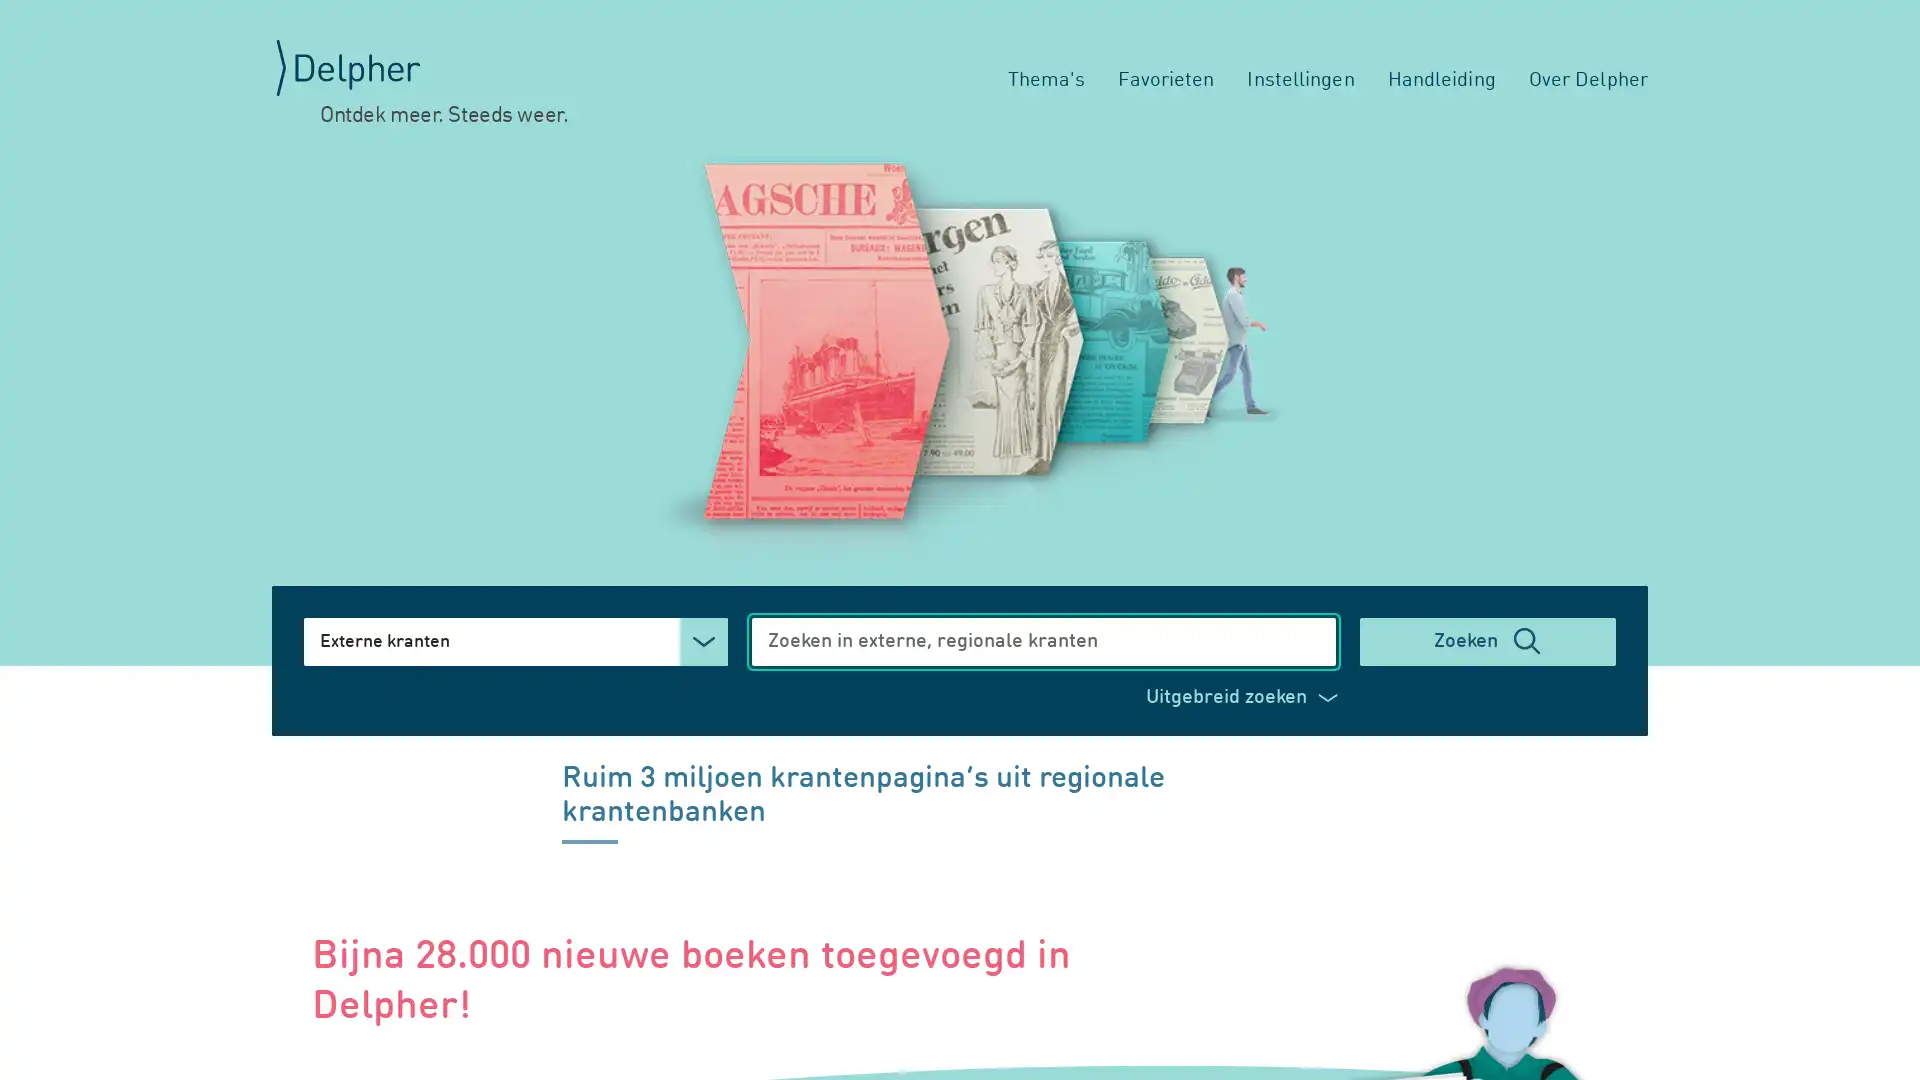 The image size is (1920, 1080). I want to click on Zoeken, so click(1488, 641).